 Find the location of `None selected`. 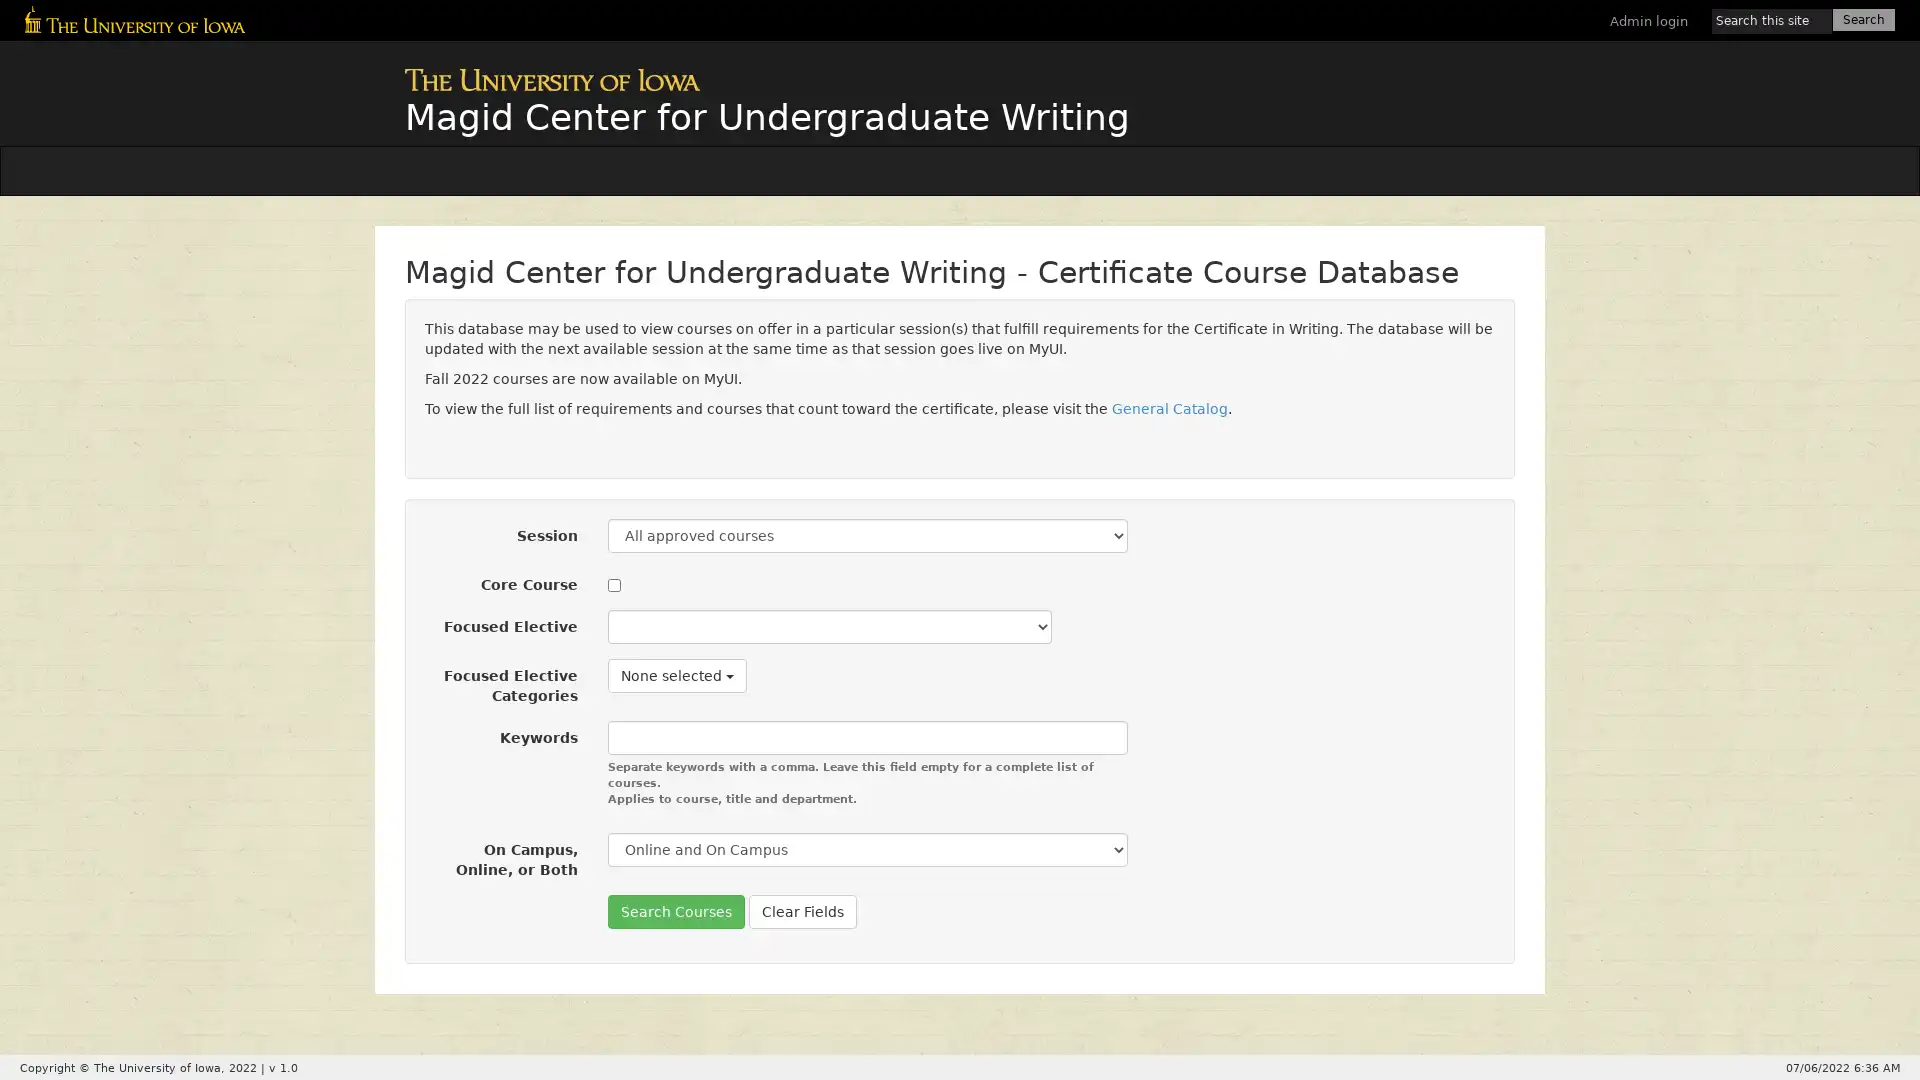

None selected is located at coordinates (677, 675).